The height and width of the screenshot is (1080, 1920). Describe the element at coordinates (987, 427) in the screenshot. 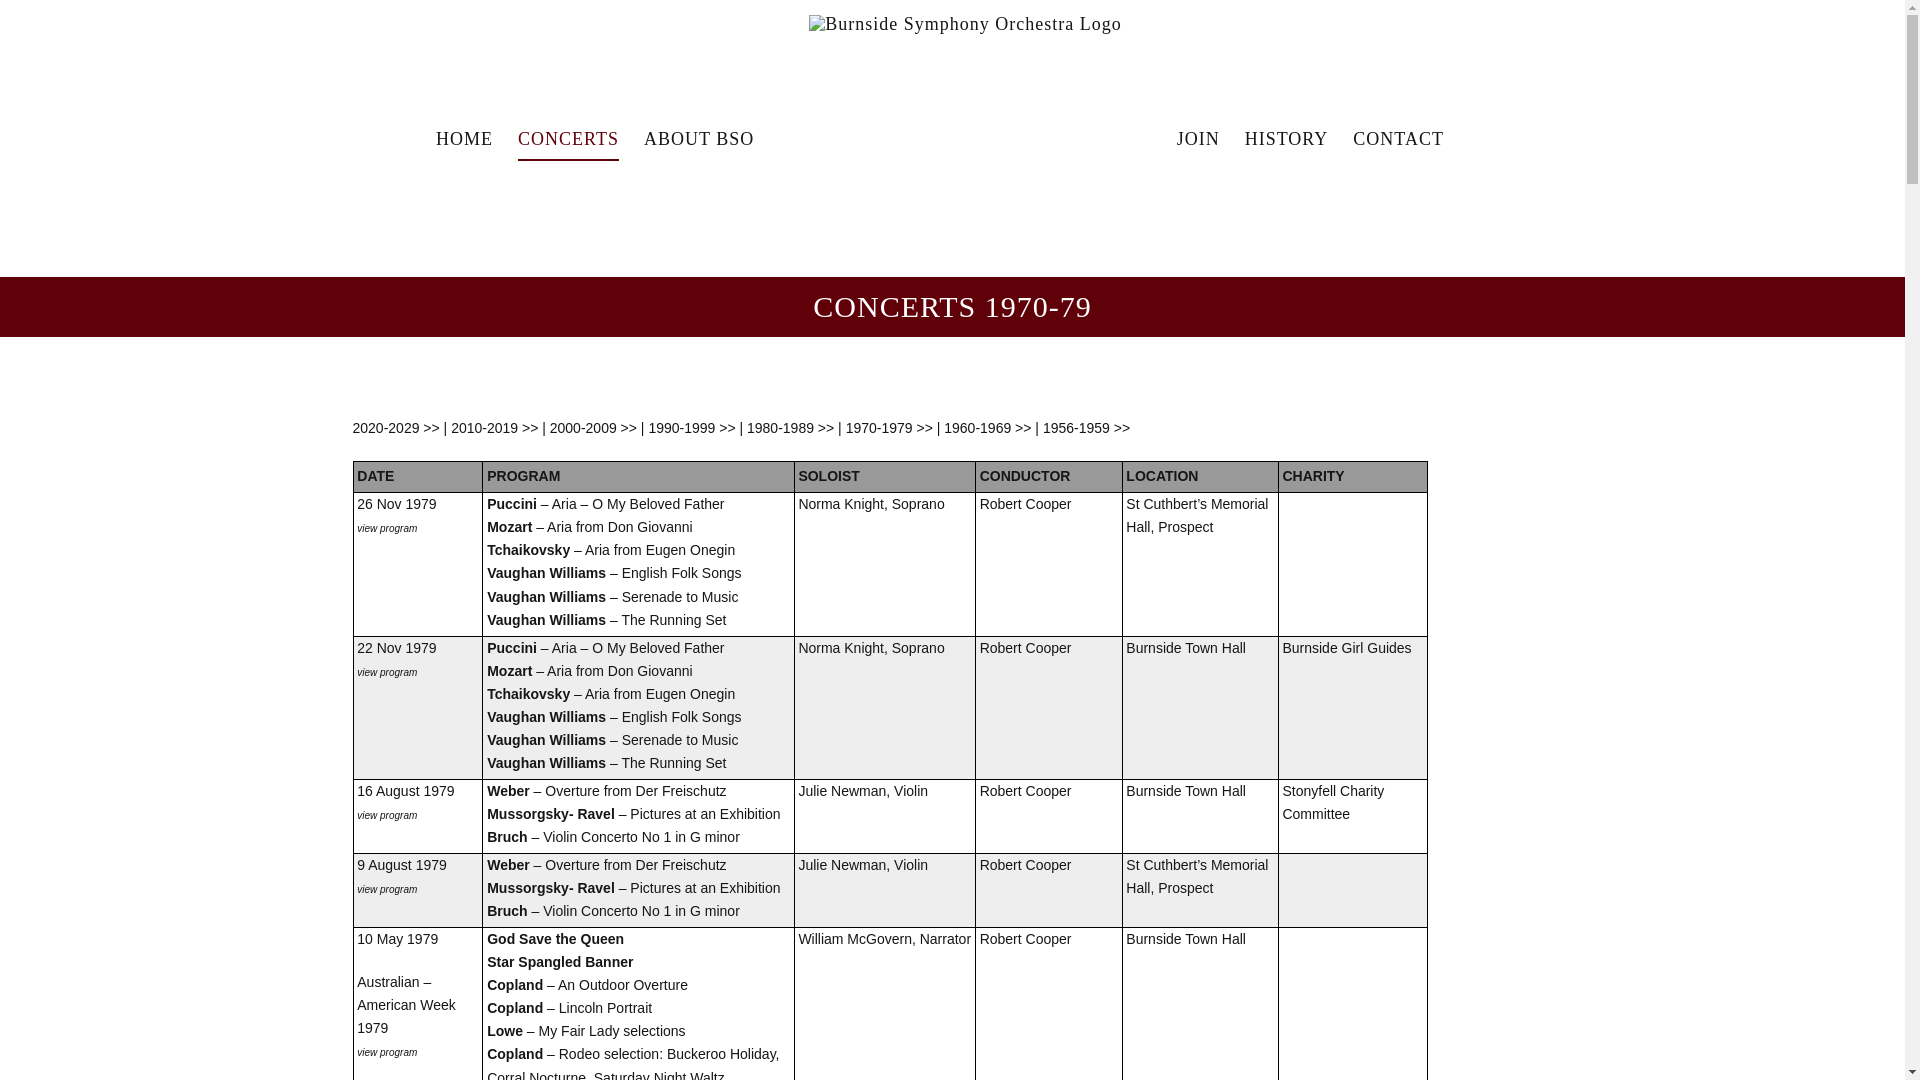

I see `'1960-1969 >>'` at that location.